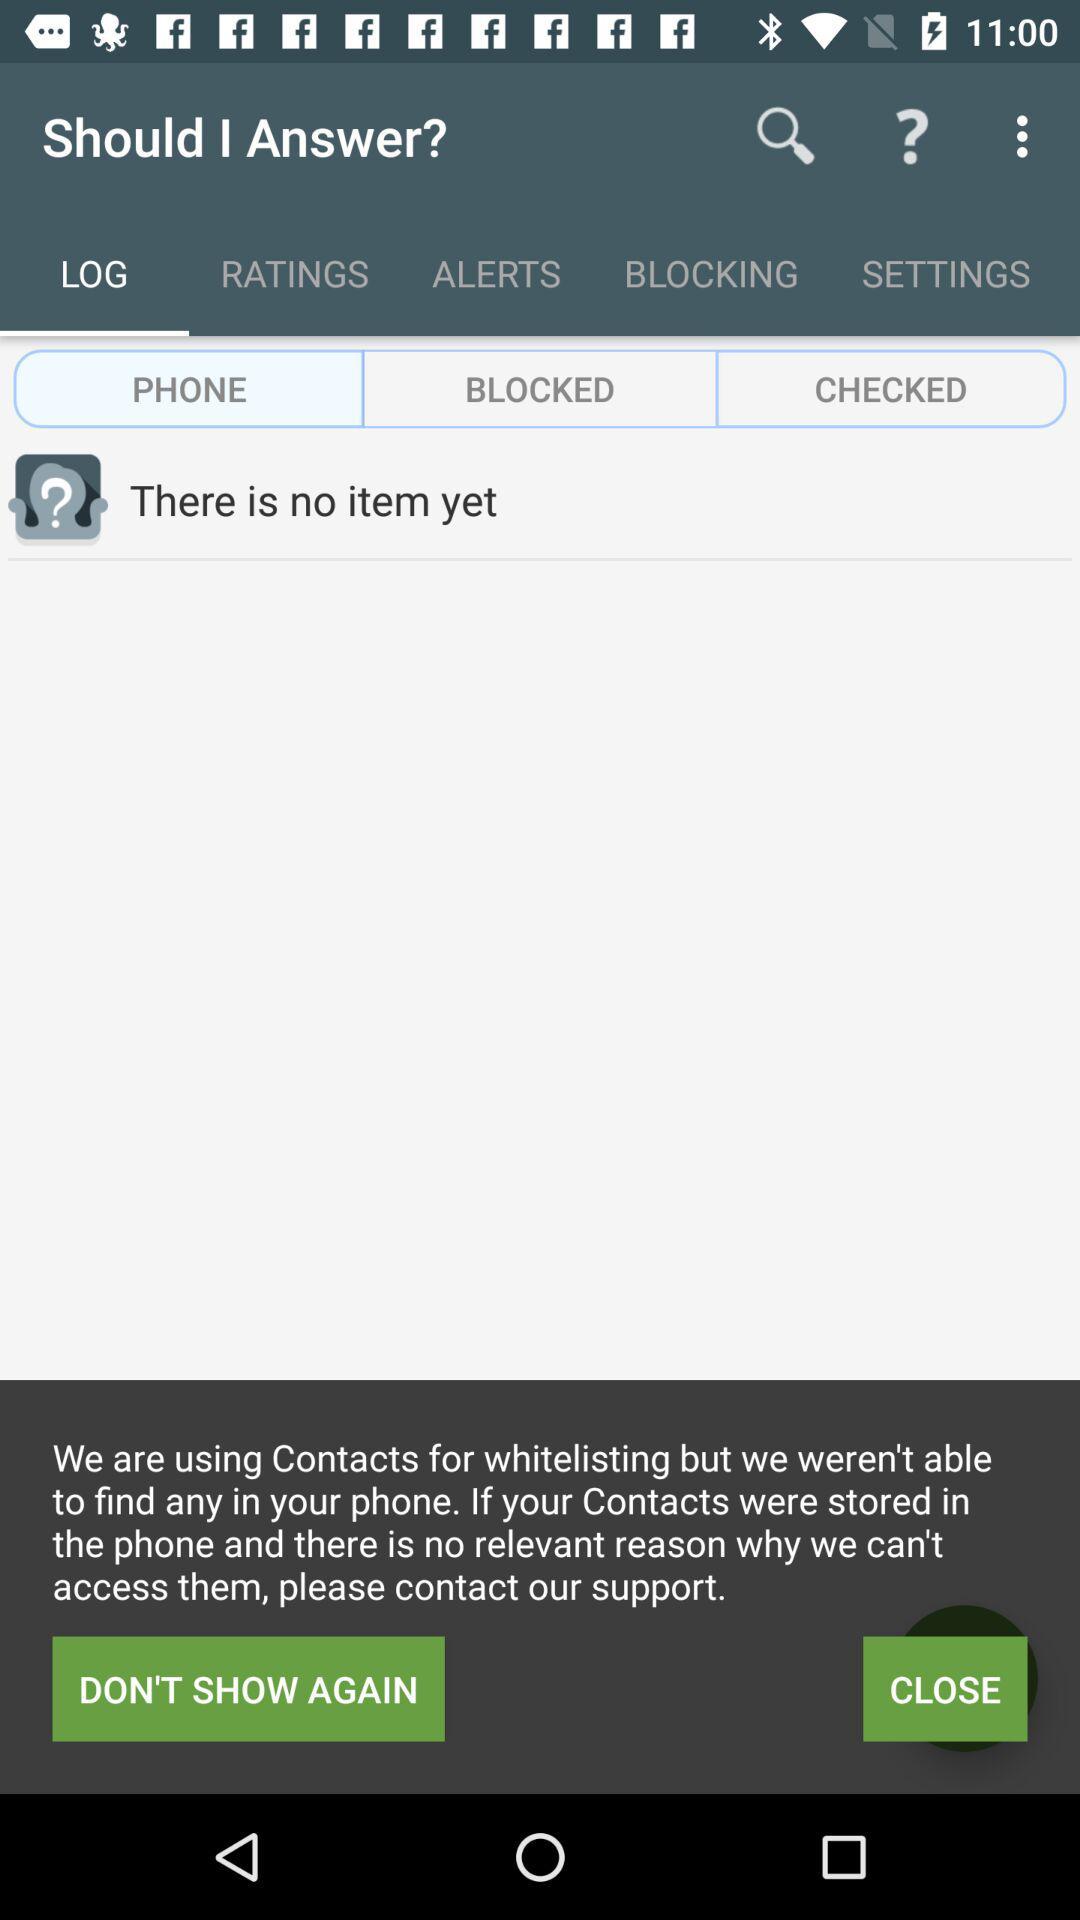 Image resolution: width=1080 pixels, height=1920 pixels. I want to click on item below the we are using item, so click(945, 1688).